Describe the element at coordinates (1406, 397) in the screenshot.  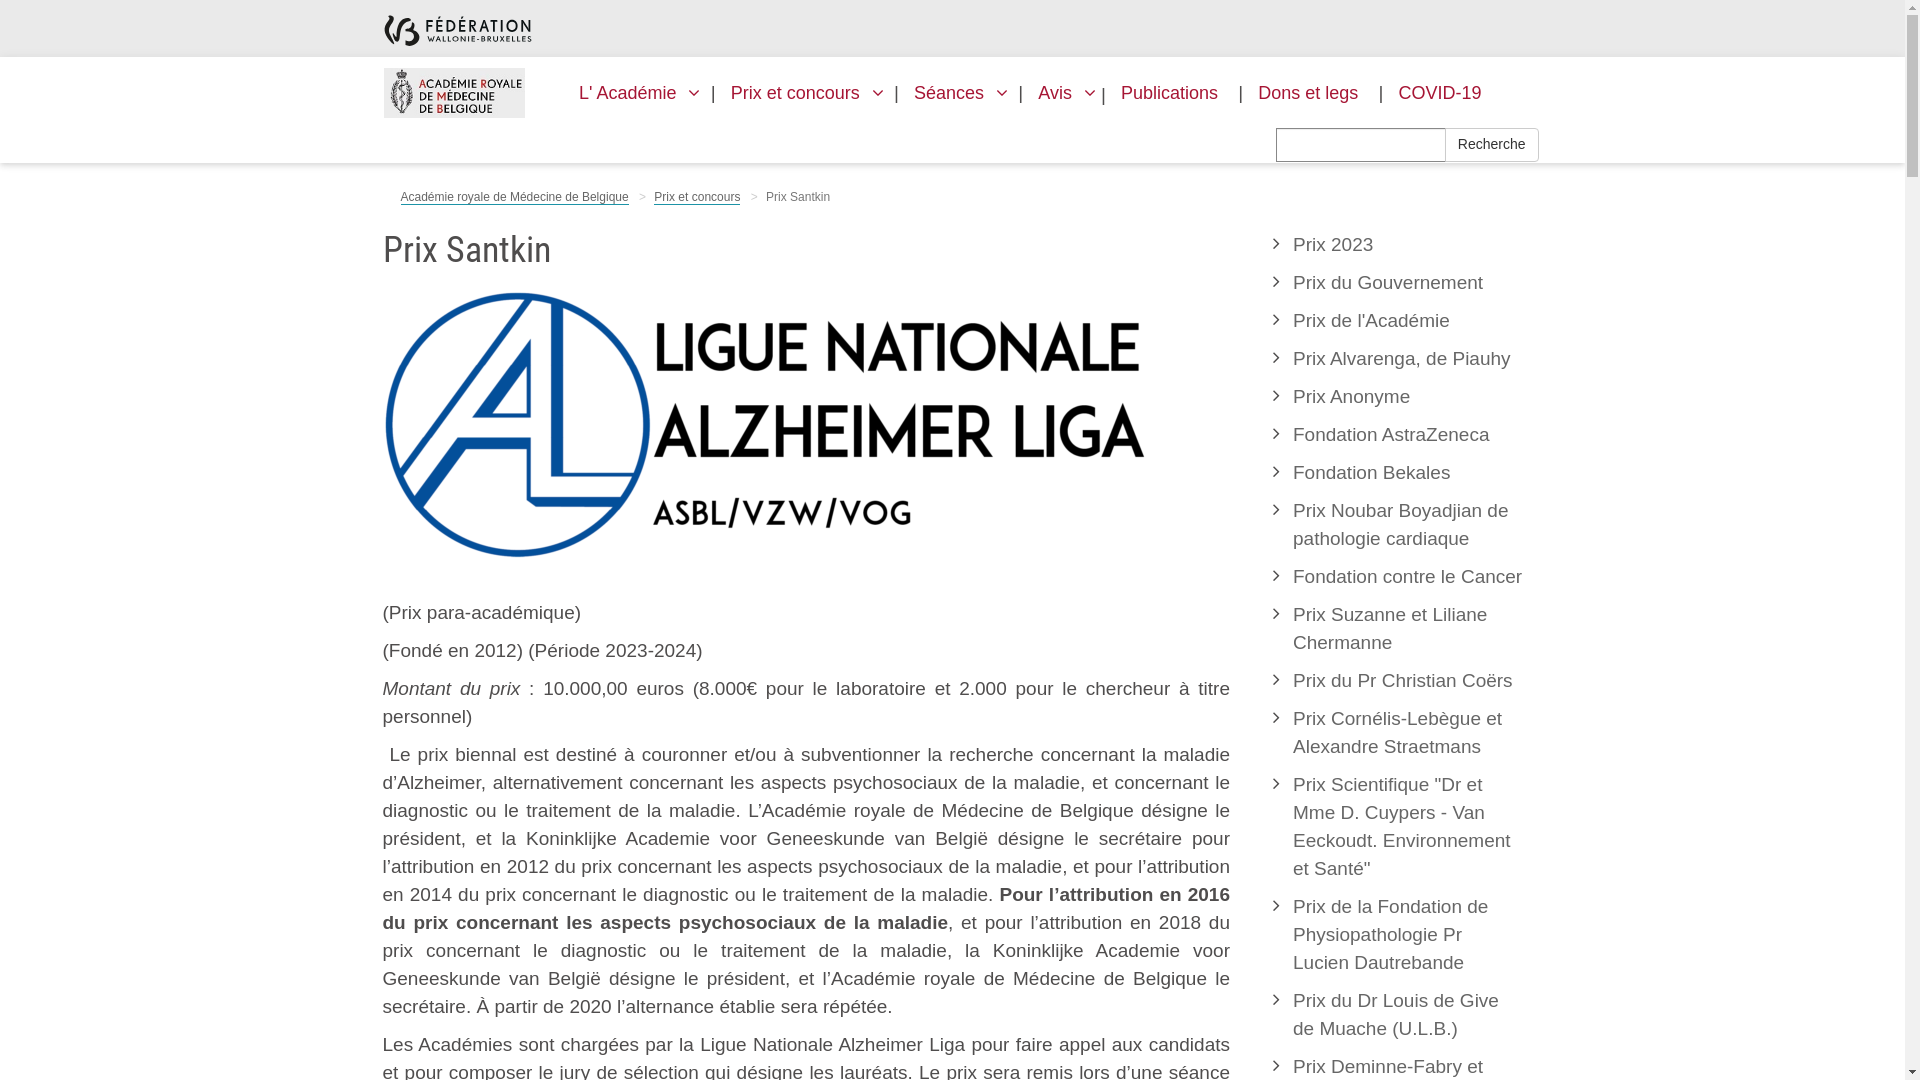
I see `'Prix Anonyme'` at that location.